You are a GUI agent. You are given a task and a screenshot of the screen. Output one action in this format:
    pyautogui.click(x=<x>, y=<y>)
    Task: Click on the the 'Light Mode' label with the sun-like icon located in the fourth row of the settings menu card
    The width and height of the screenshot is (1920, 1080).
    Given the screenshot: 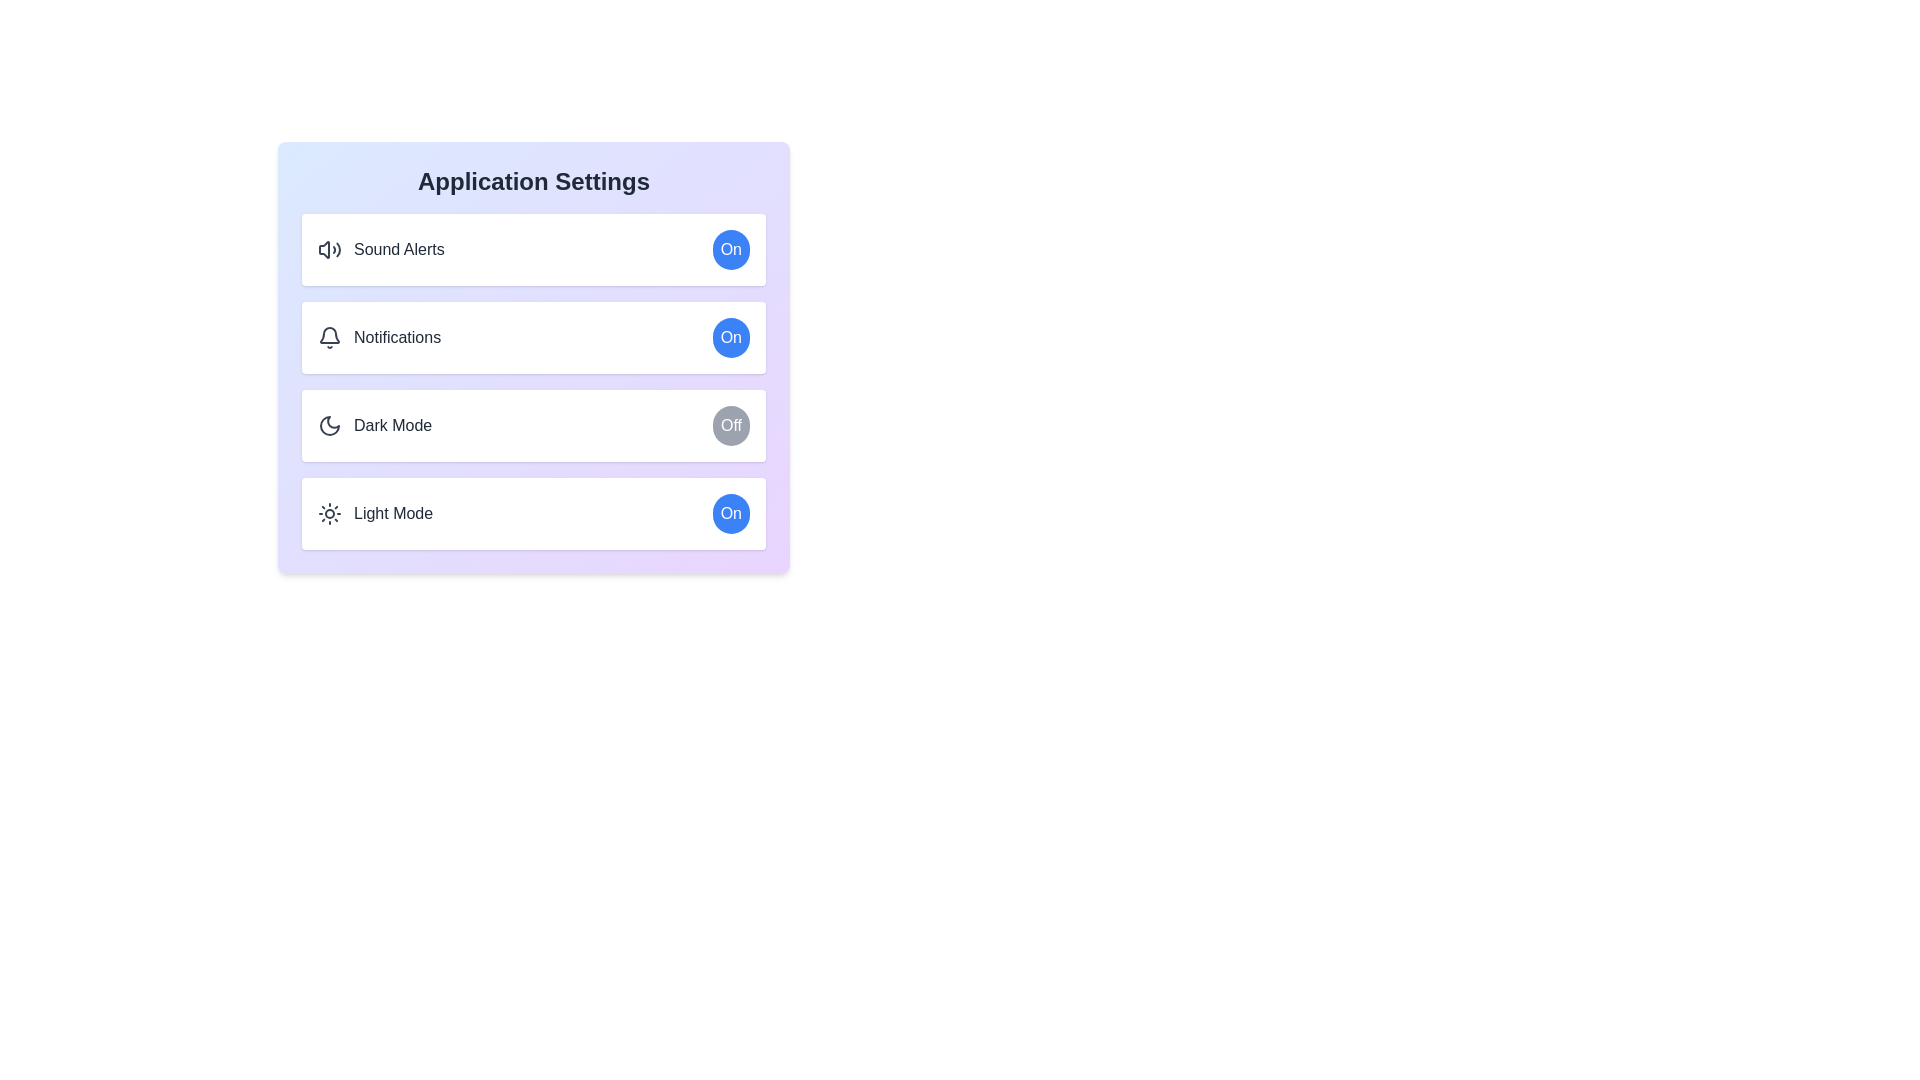 What is the action you would take?
    pyautogui.click(x=375, y=512)
    